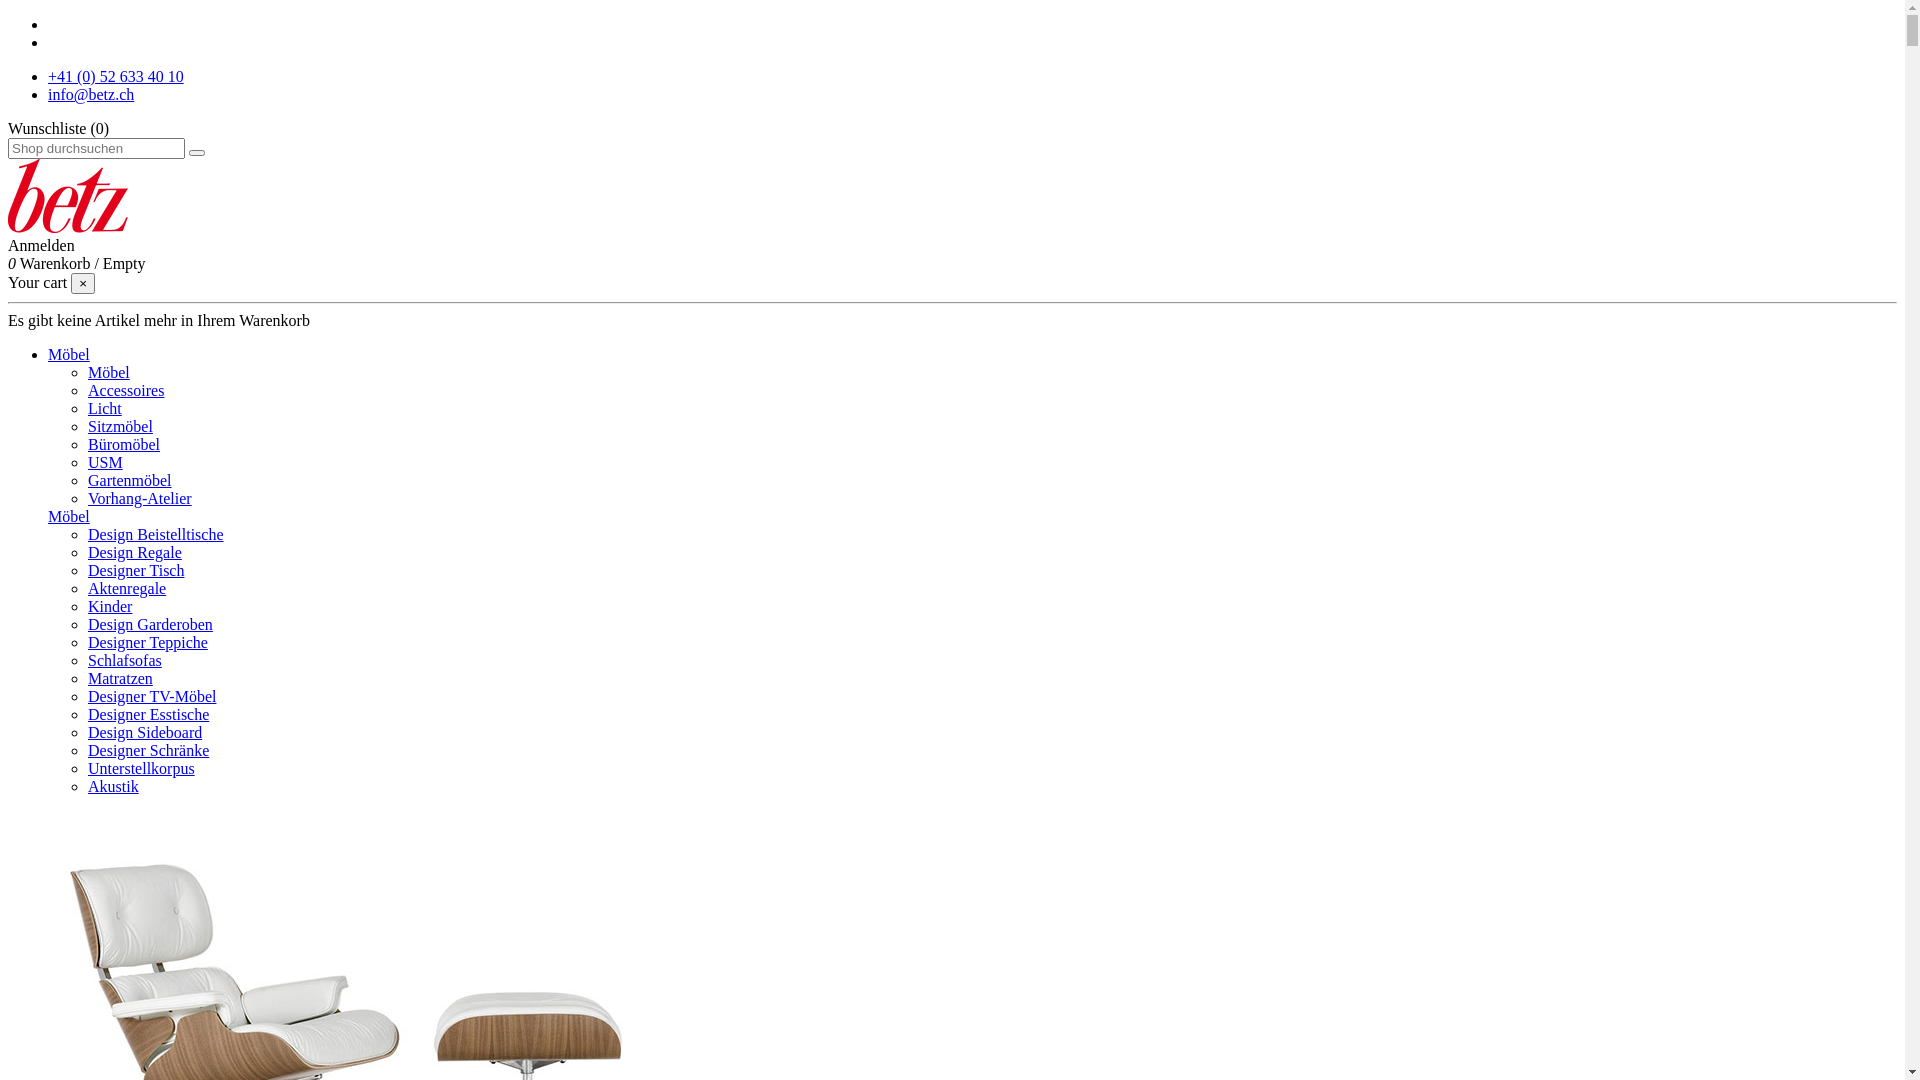 This screenshot has width=1920, height=1080. Describe the element at coordinates (140, 767) in the screenshot. I see `'Unterstellkorpus'` at that location.